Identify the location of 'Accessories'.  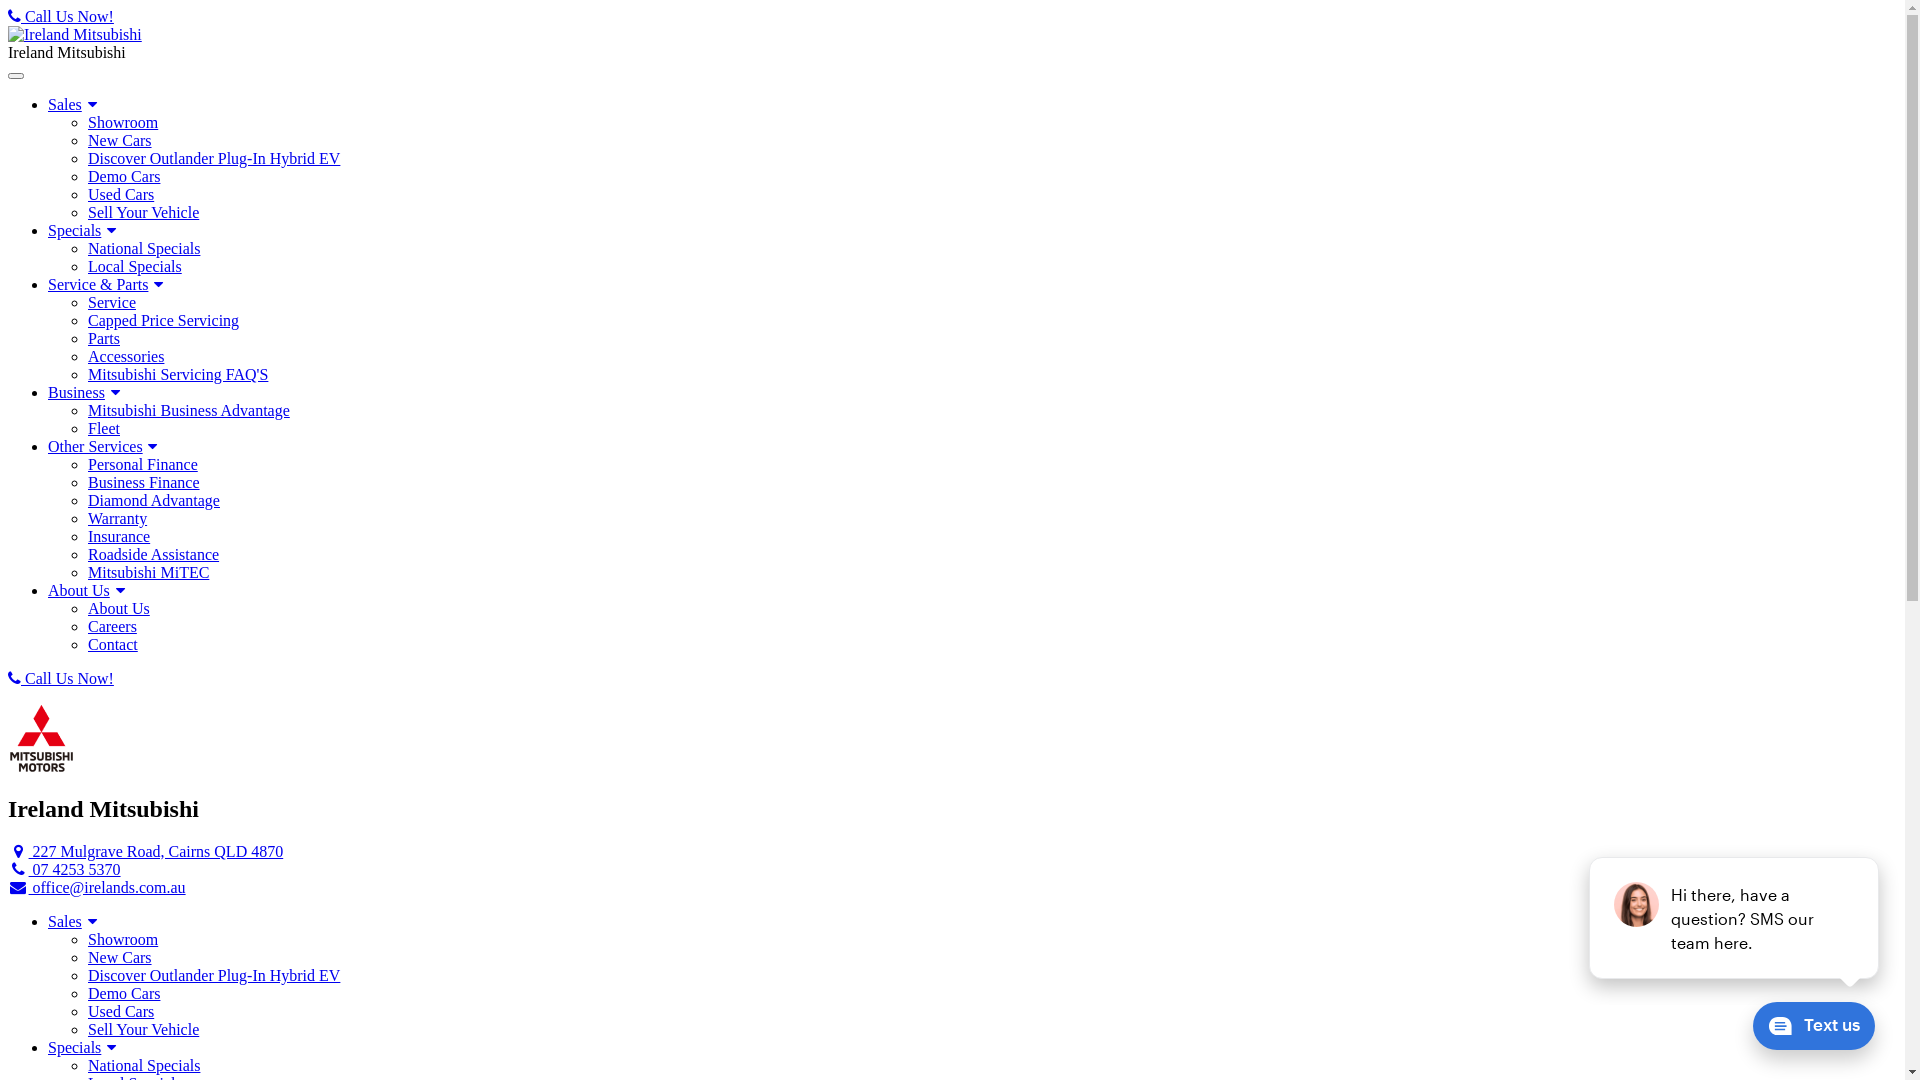
(86, 356).